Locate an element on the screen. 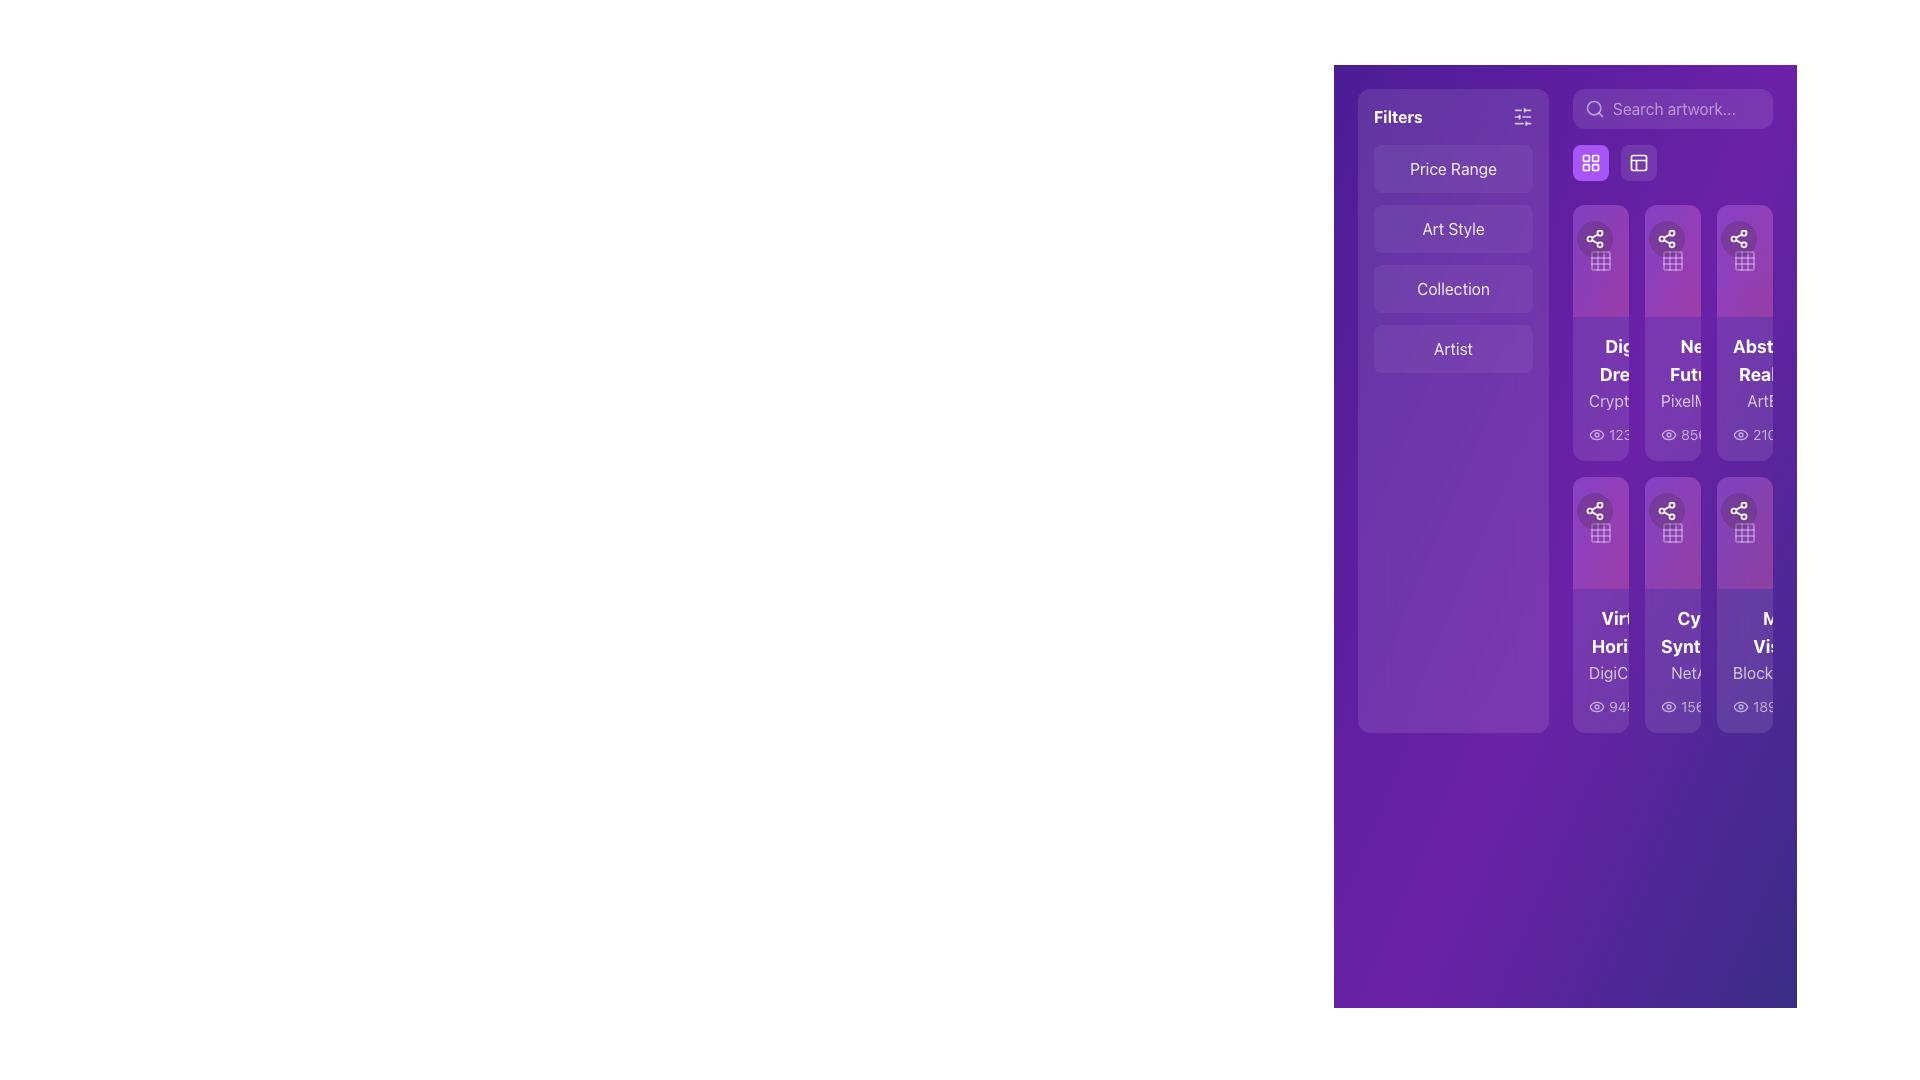 The width and height of the screenshot is (1920, 1080). the graphical icon component located in the top-left corner of the grid is located at coordinates (1744, 260).